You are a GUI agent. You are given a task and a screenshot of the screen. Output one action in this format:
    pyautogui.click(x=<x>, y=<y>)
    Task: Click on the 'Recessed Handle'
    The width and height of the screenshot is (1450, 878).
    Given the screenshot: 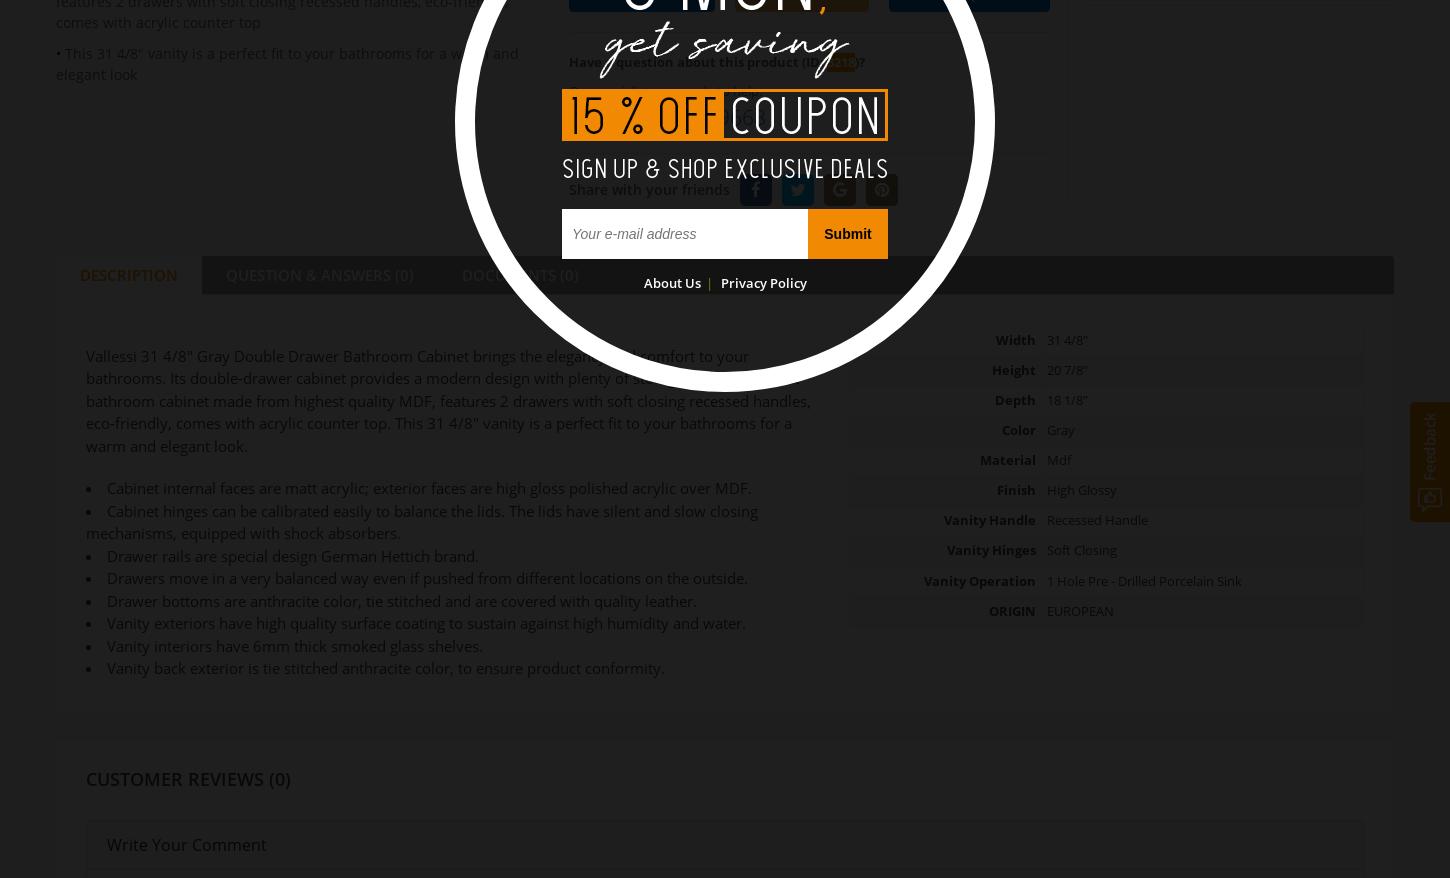 What is the action you would take?
    pyautogui.click(x=1095, y=520)
    